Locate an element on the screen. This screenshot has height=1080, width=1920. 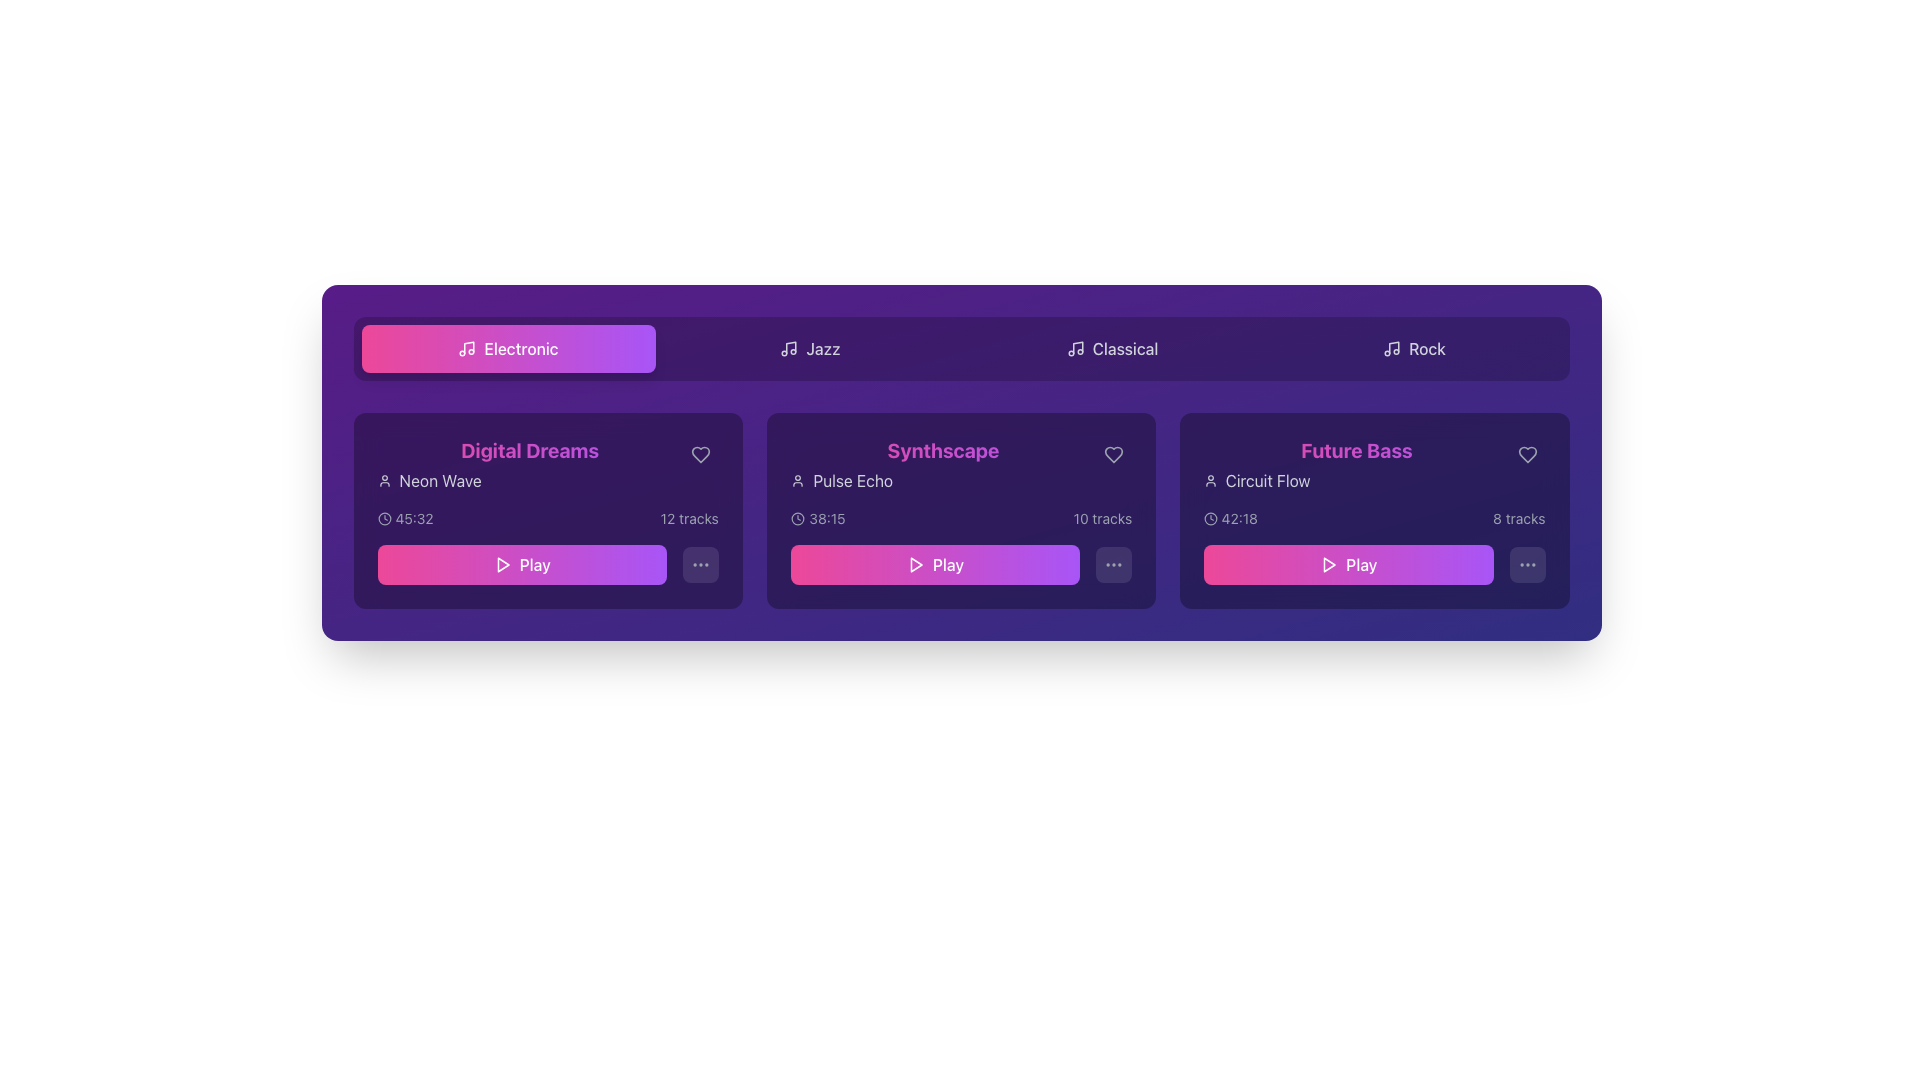
the 'Play' label inside the button located in the bottom left of the first card, which initiates playback of audio or video content is located at coordinates (535, 564).